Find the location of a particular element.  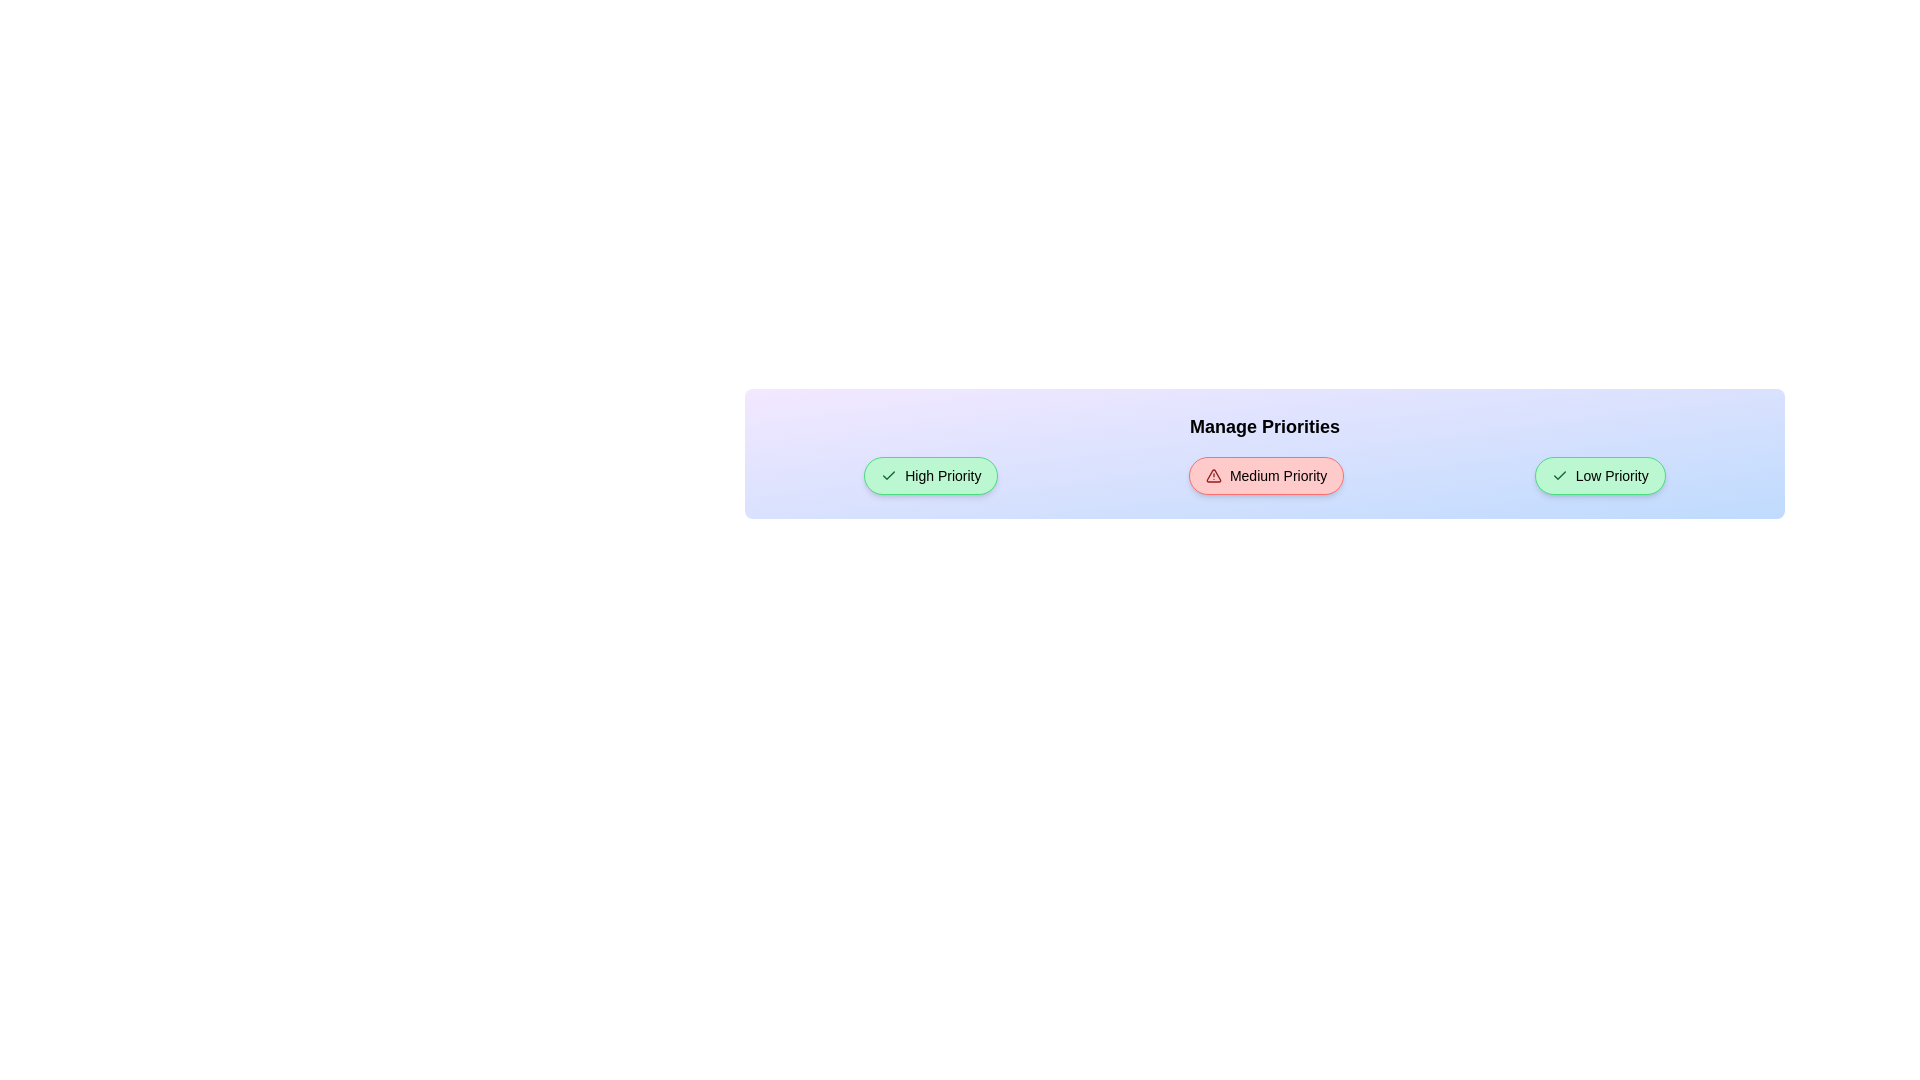

the button corresponding to High Priority to toggle its state and observe the transition effect is located at coordinates (930, 475).